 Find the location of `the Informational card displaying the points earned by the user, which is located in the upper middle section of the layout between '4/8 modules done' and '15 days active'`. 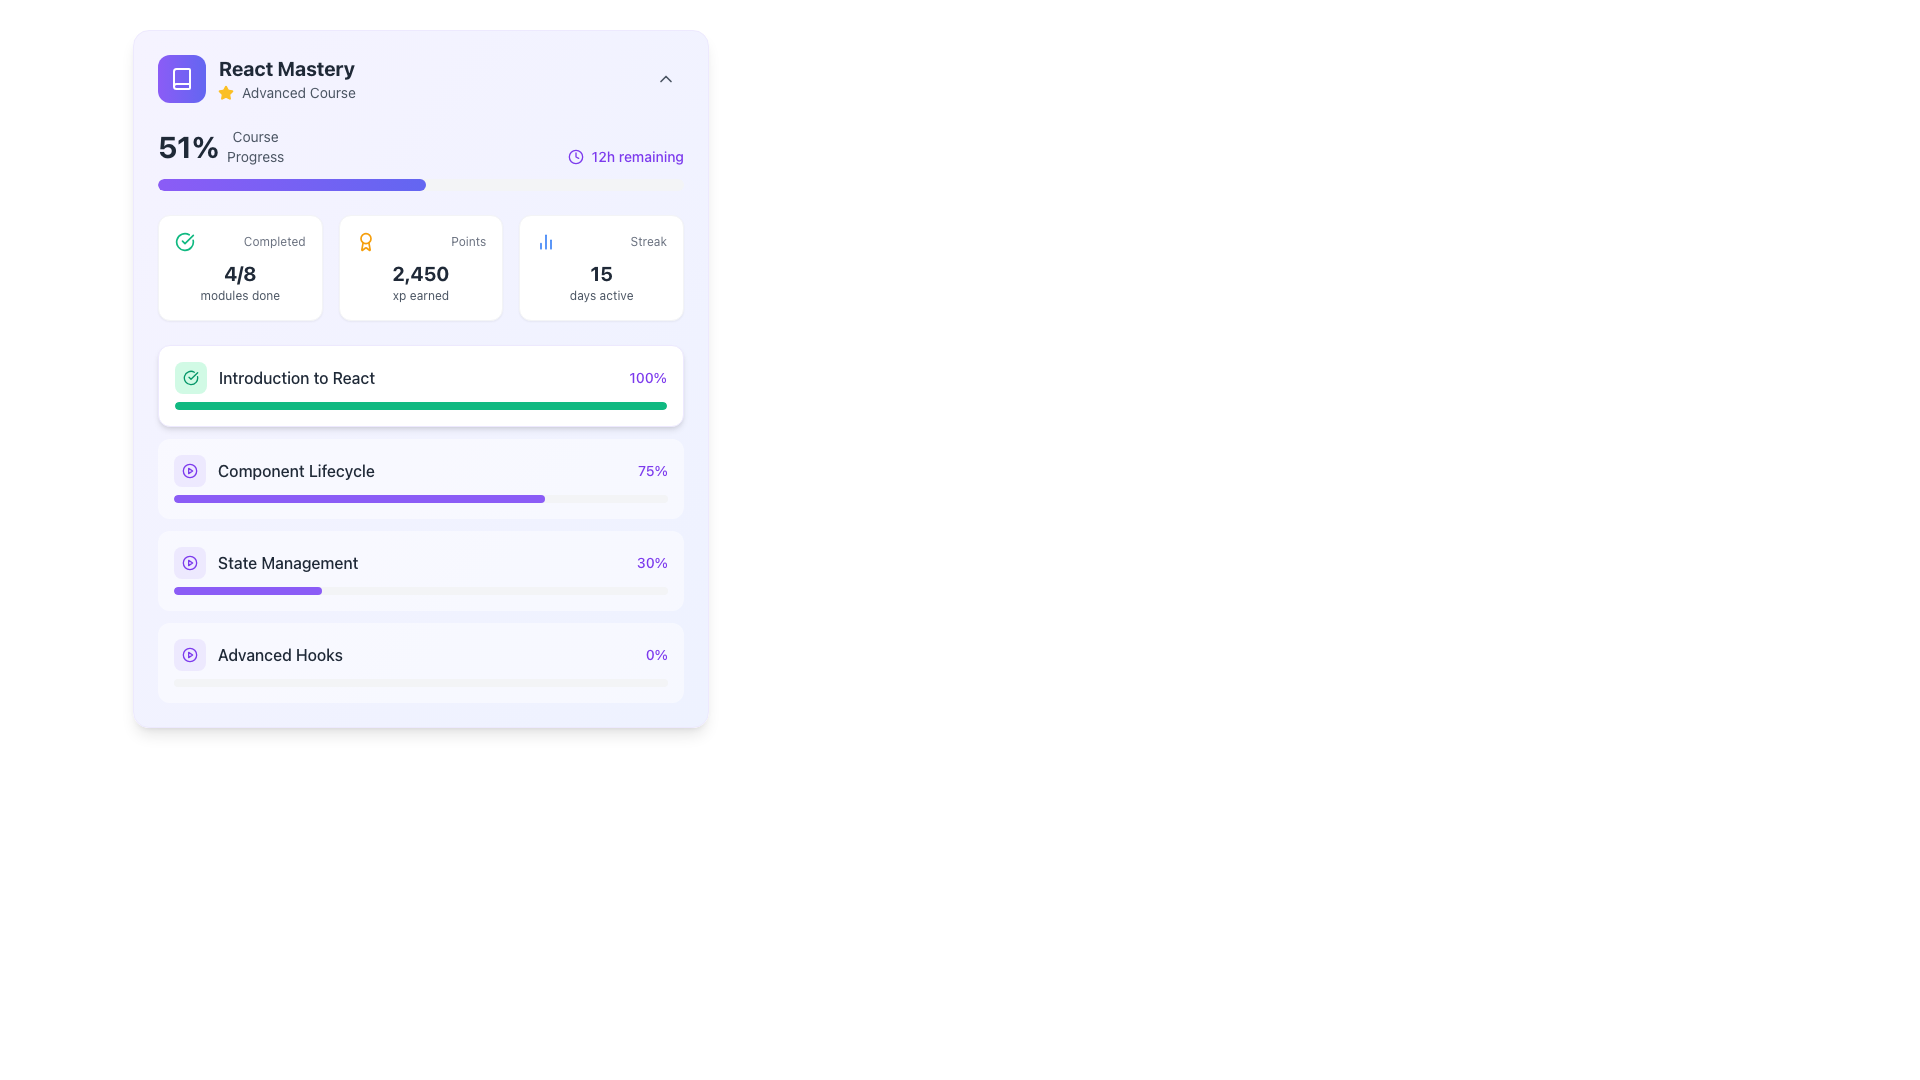

the Informational card displaying the points earned by the user, which is located in the upper middle section of the layout between '4/8 modules done' and '15 days active' is located at coordinates (420, 266).